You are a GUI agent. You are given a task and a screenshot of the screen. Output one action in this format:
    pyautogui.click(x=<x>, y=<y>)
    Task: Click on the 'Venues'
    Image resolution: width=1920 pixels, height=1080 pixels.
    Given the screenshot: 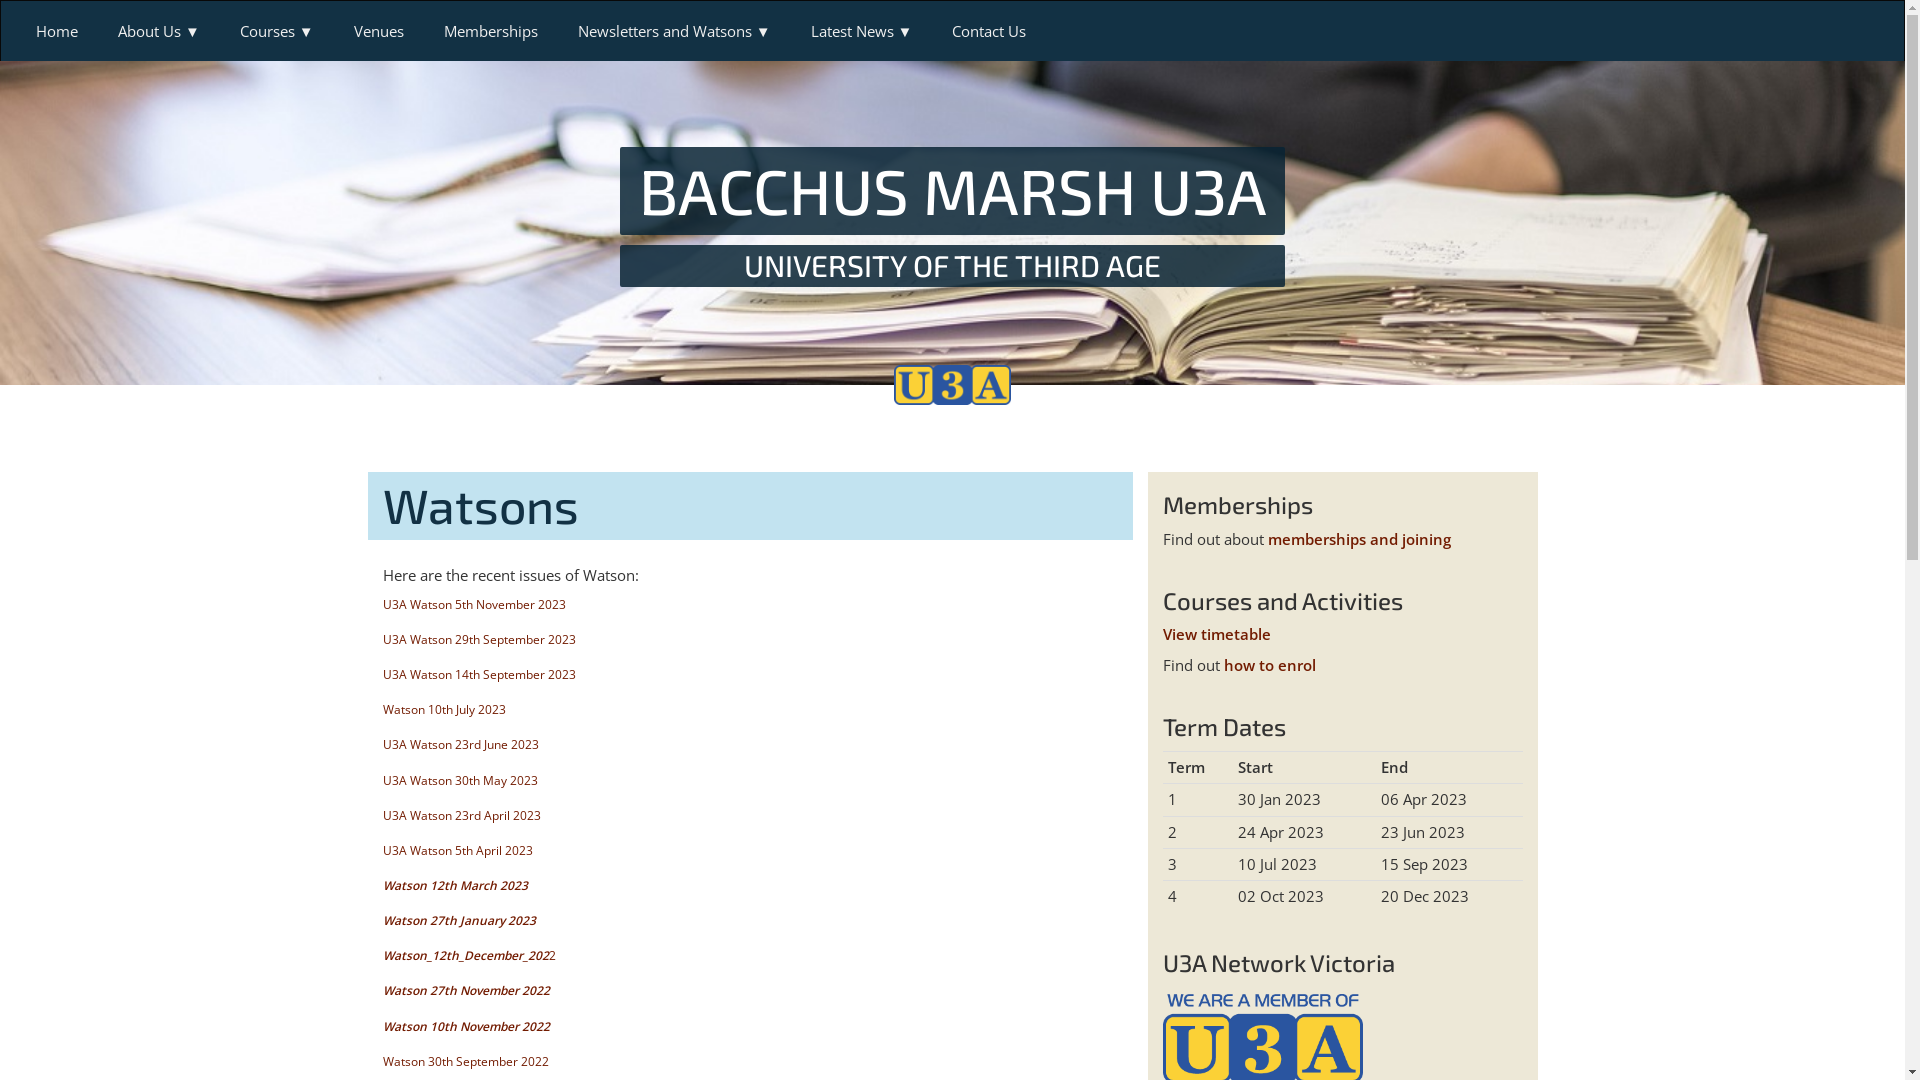 What is the action you would take?
    pyautogui.click(x=379, y=30)
    